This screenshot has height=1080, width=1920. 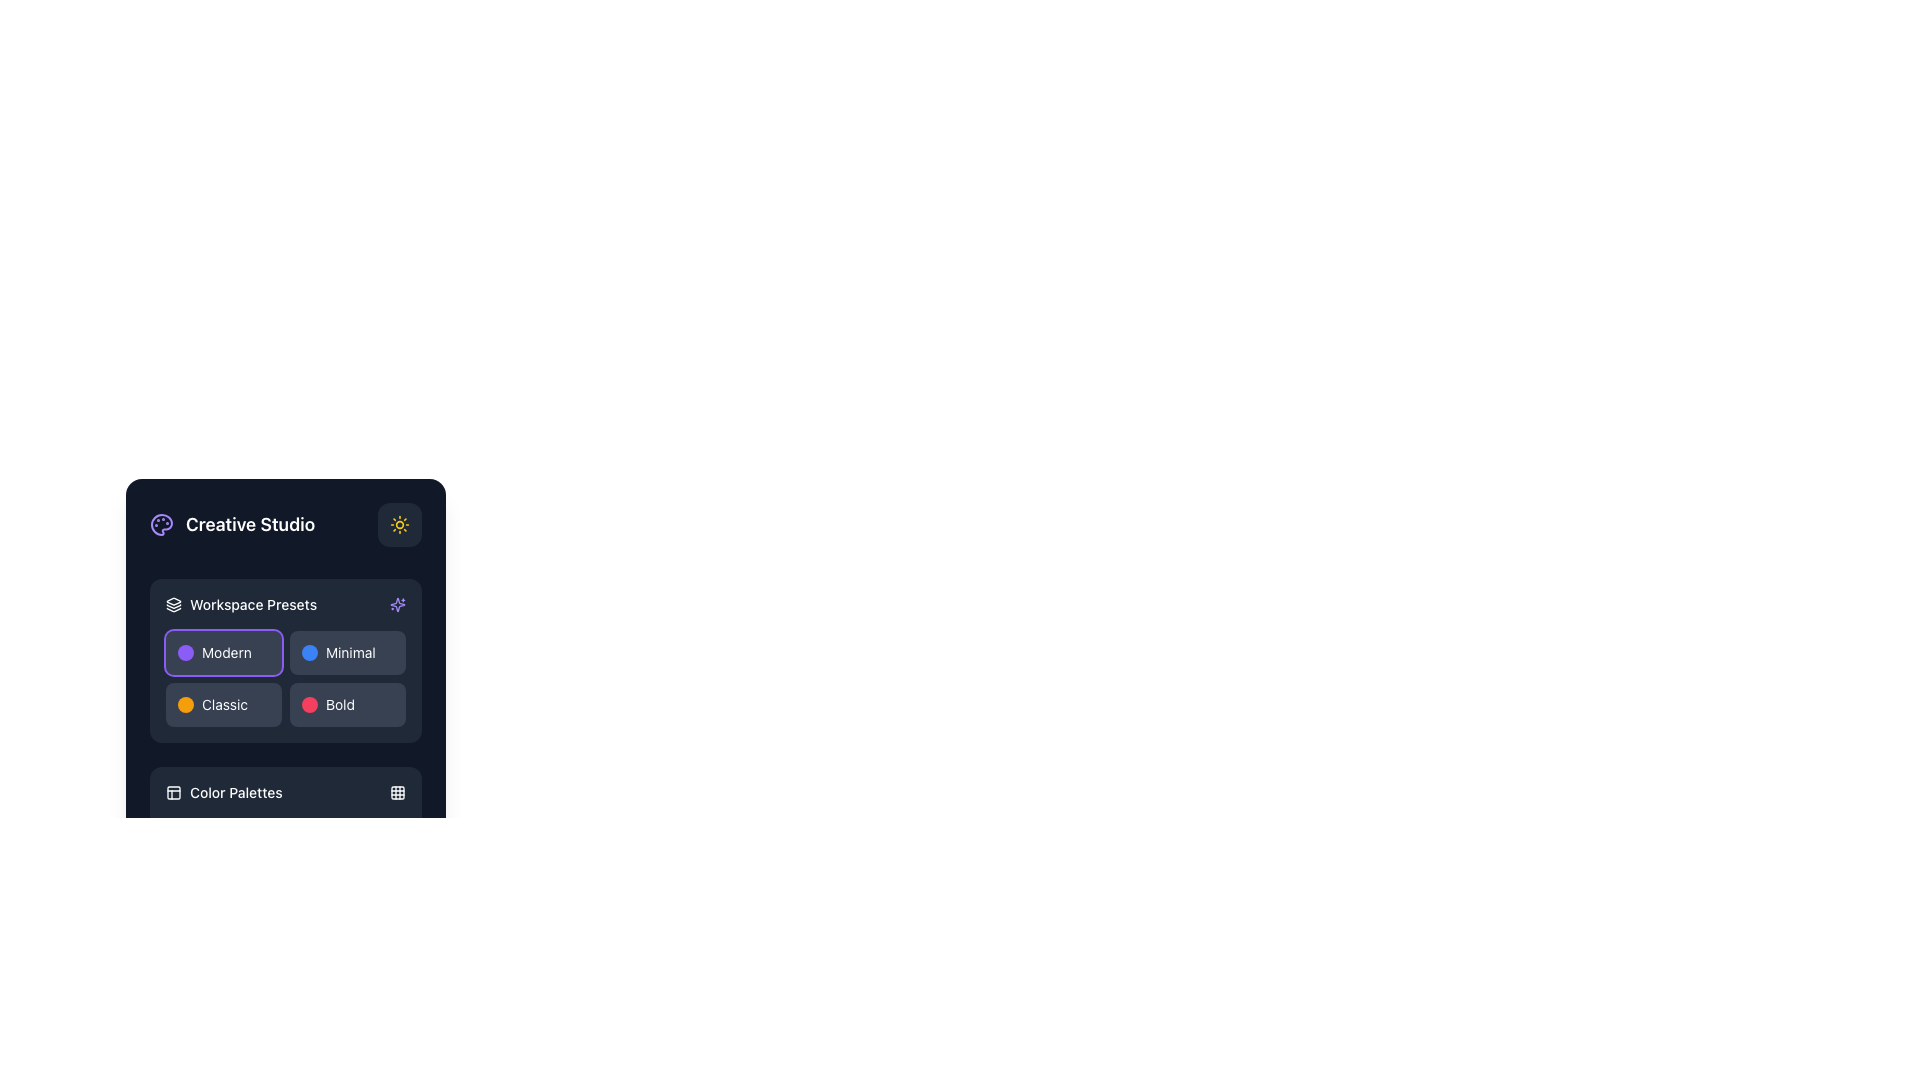 I want to click on the 'Bold' button in the grid layout of selection options under 'Workspace Presets' in the 'Creative Studio' panel, so click(x=285, y=677).